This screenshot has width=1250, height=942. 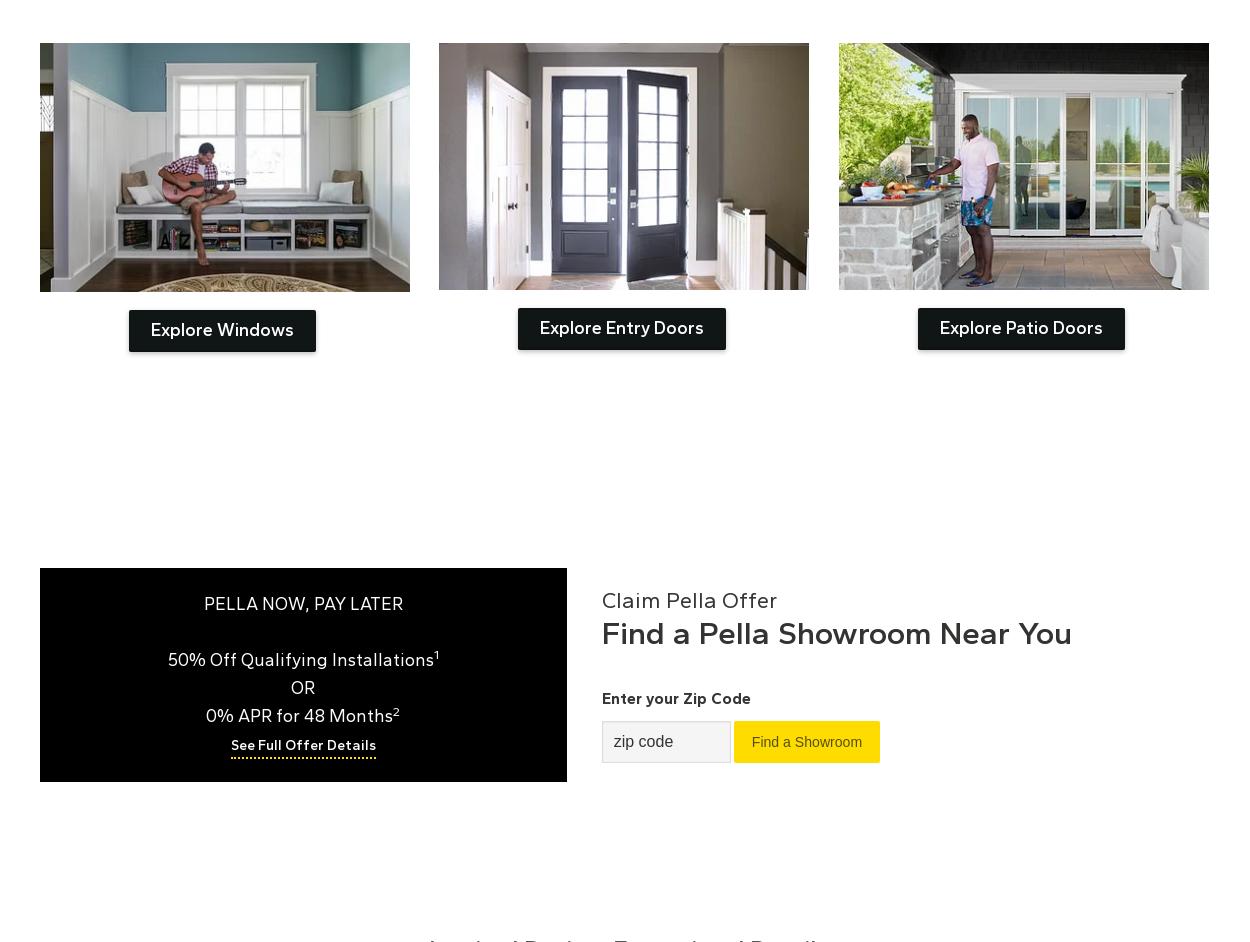 I want to click on '0% APR for 48 Months', so click(x=299, y=715).